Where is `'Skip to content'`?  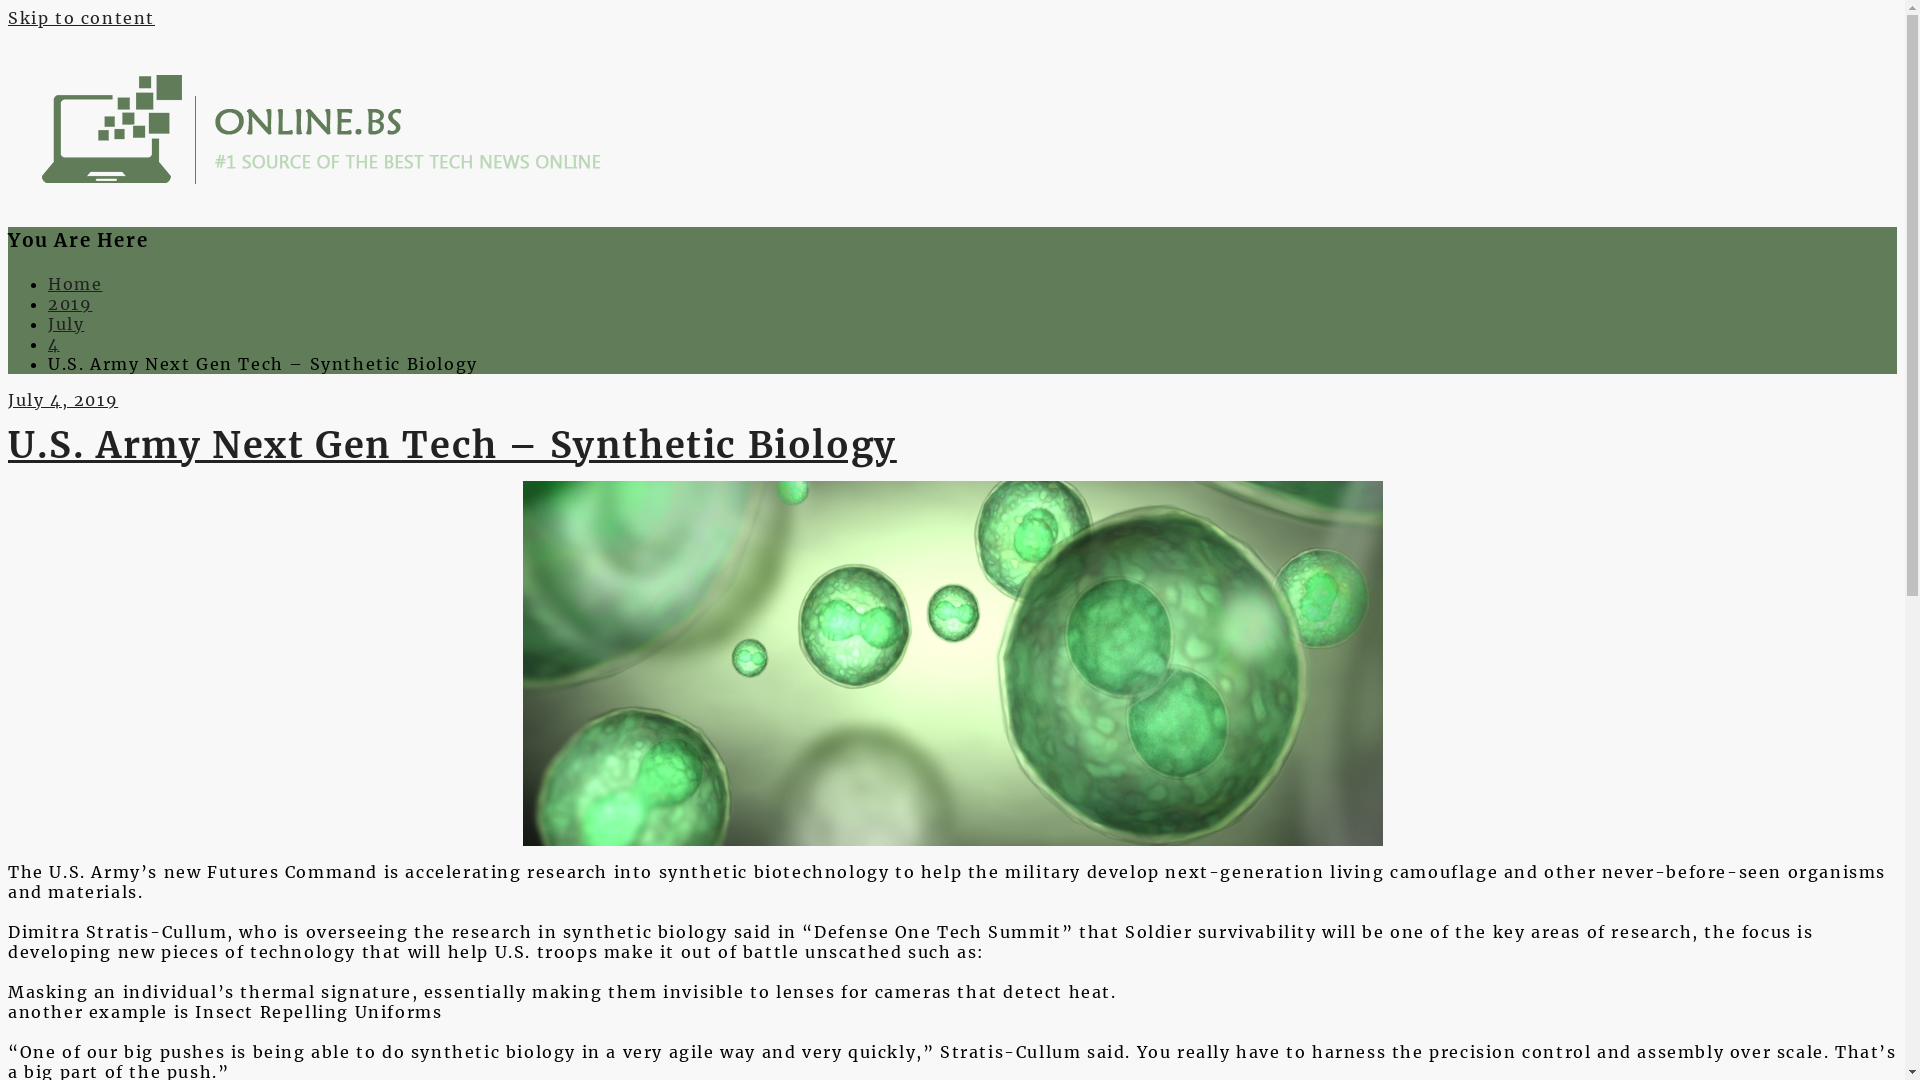
'Skip to content' is located at coordinates (8, 18).